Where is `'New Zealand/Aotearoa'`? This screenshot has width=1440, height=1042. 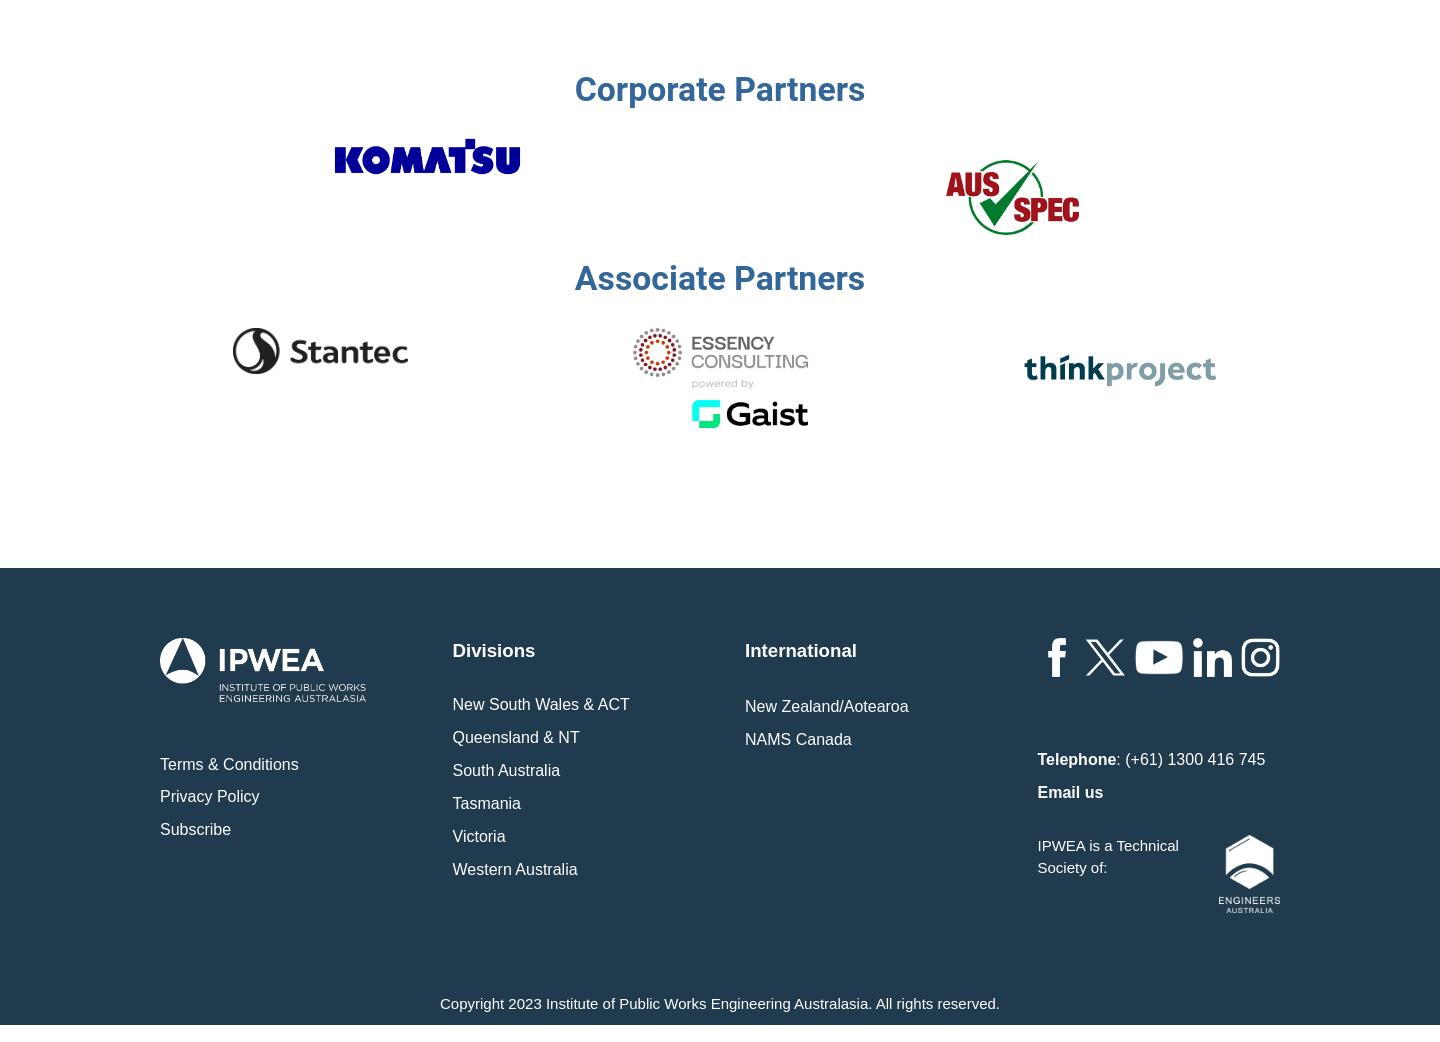
'New Zealand/Aotearoa' is located at coordinates (826, 704).